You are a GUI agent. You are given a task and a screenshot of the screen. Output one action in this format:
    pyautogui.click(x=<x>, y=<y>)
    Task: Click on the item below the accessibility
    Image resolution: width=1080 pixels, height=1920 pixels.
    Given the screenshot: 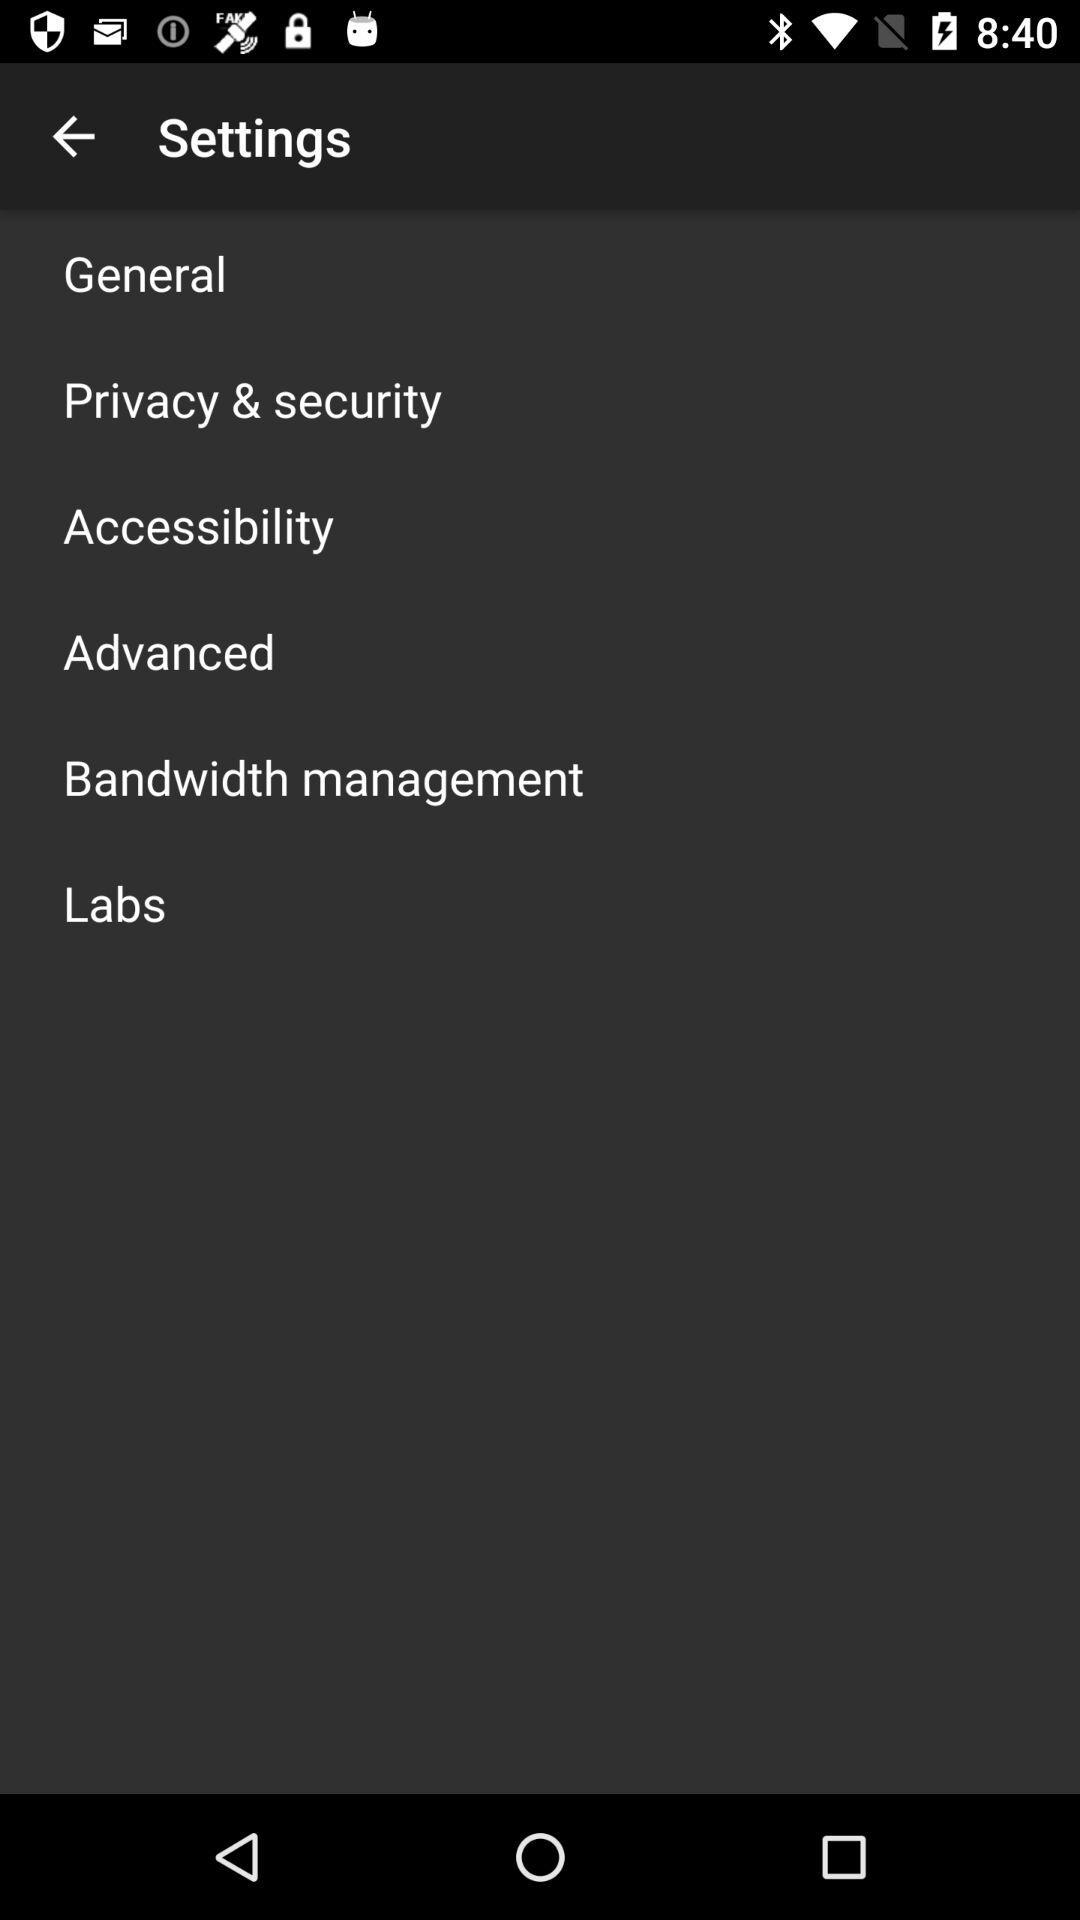 What is the action you would take?
    pyautogui.click(x=168, y=651)
    